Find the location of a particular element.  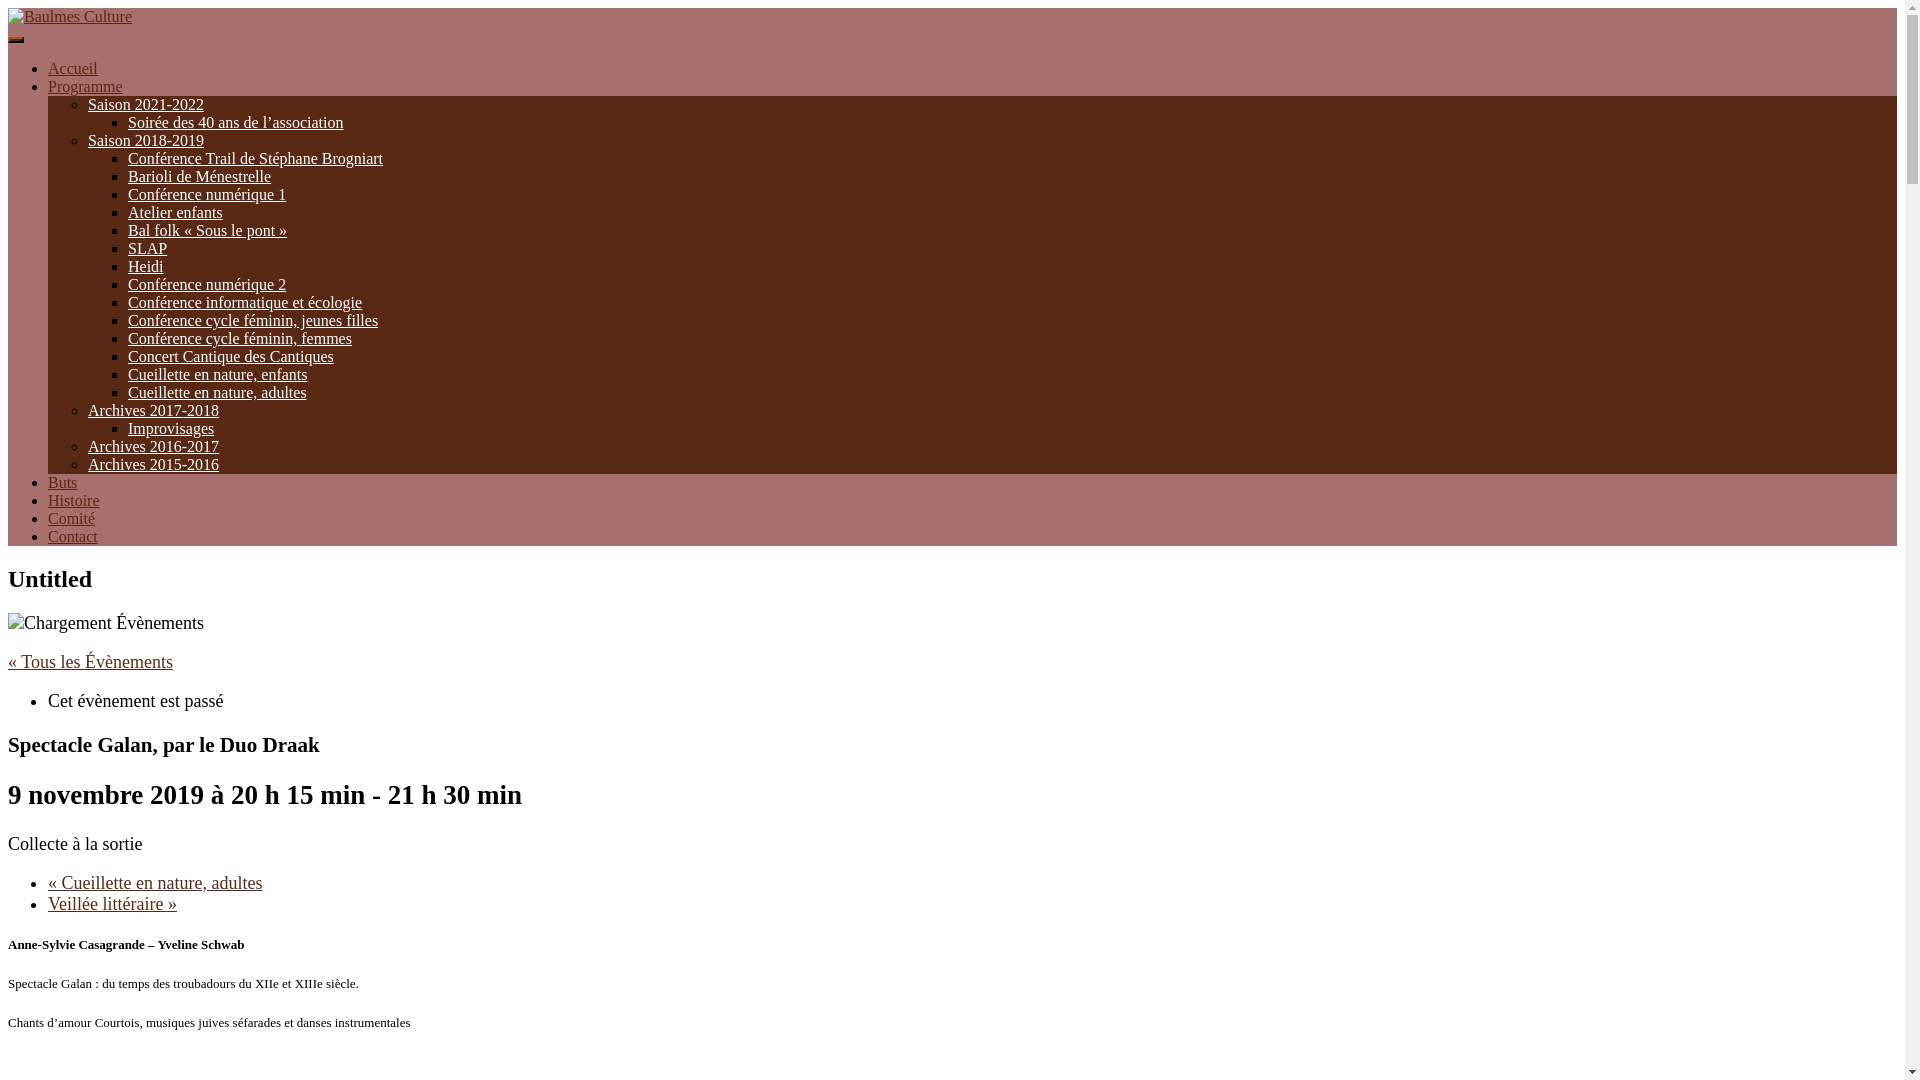

'Programme' is located at coordinates (84, 85).